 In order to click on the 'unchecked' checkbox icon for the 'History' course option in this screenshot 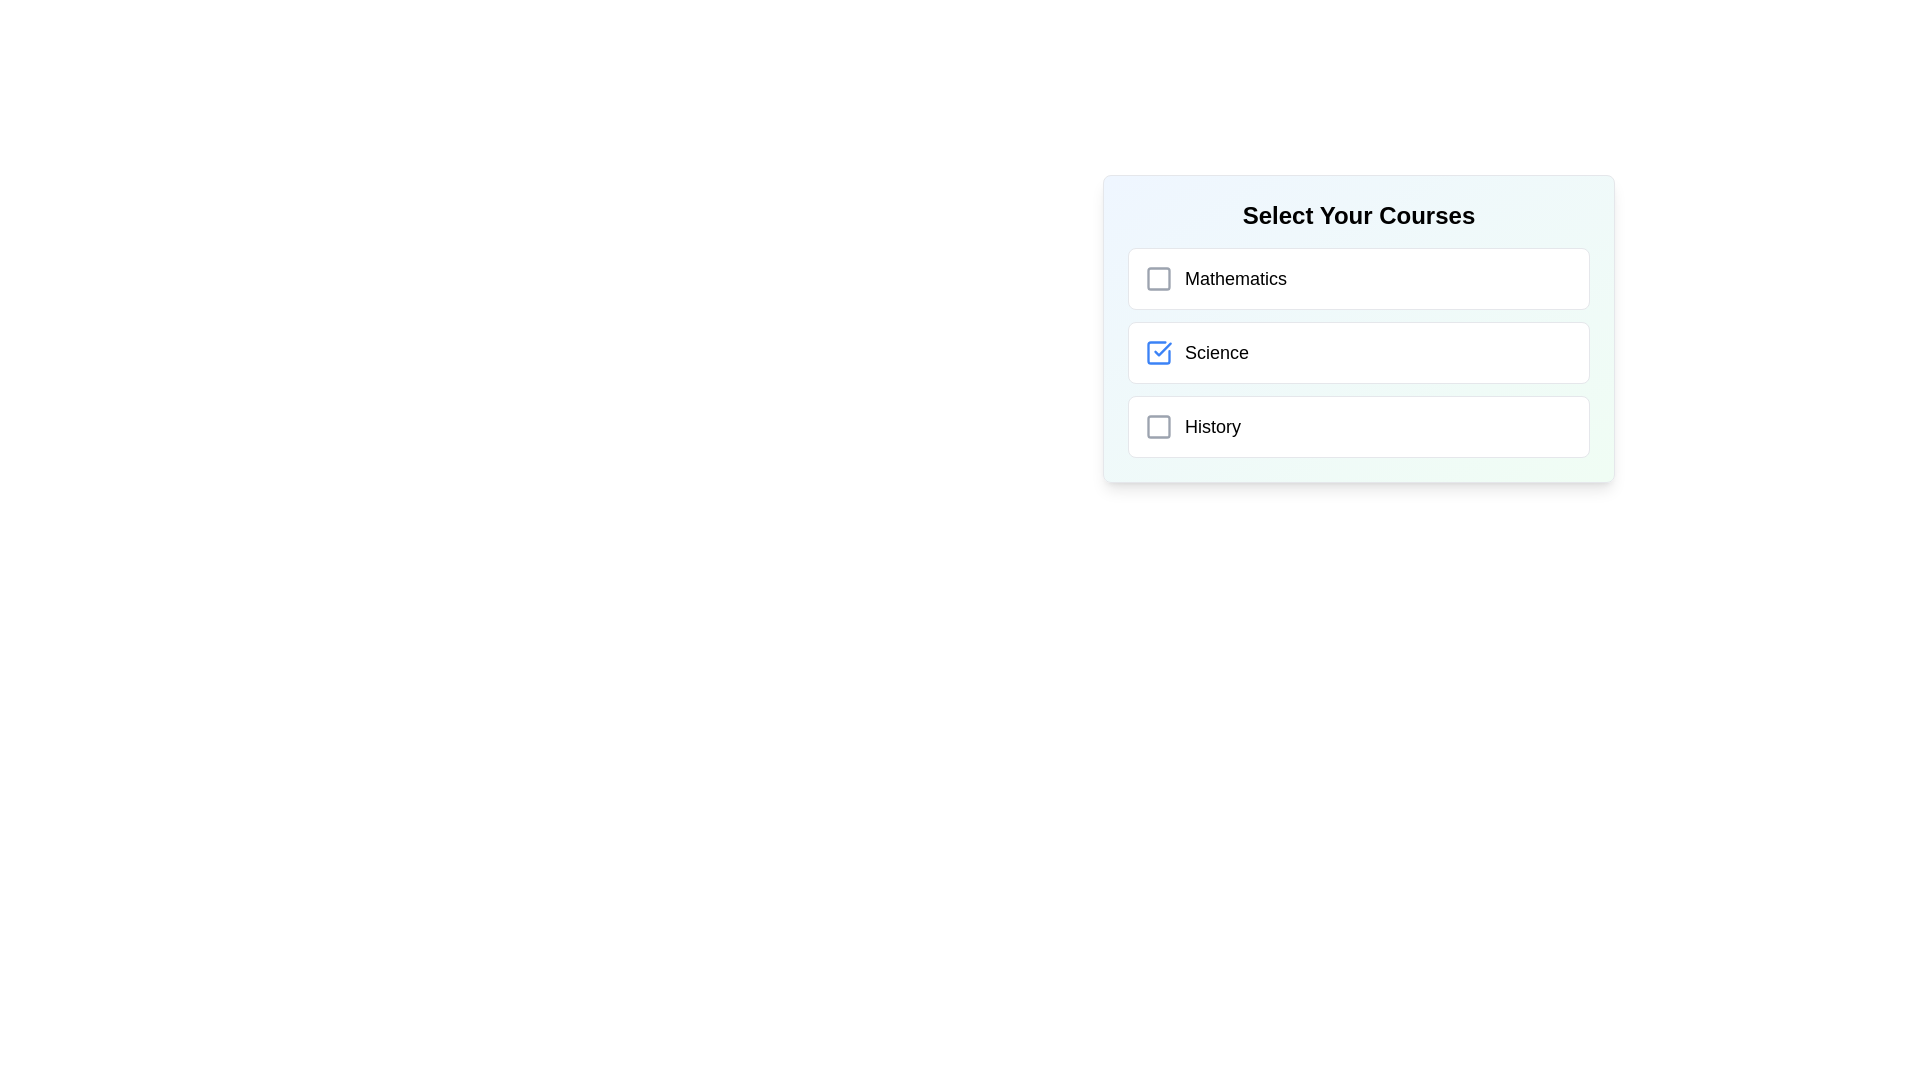, I will do `click(1158, 426)`.